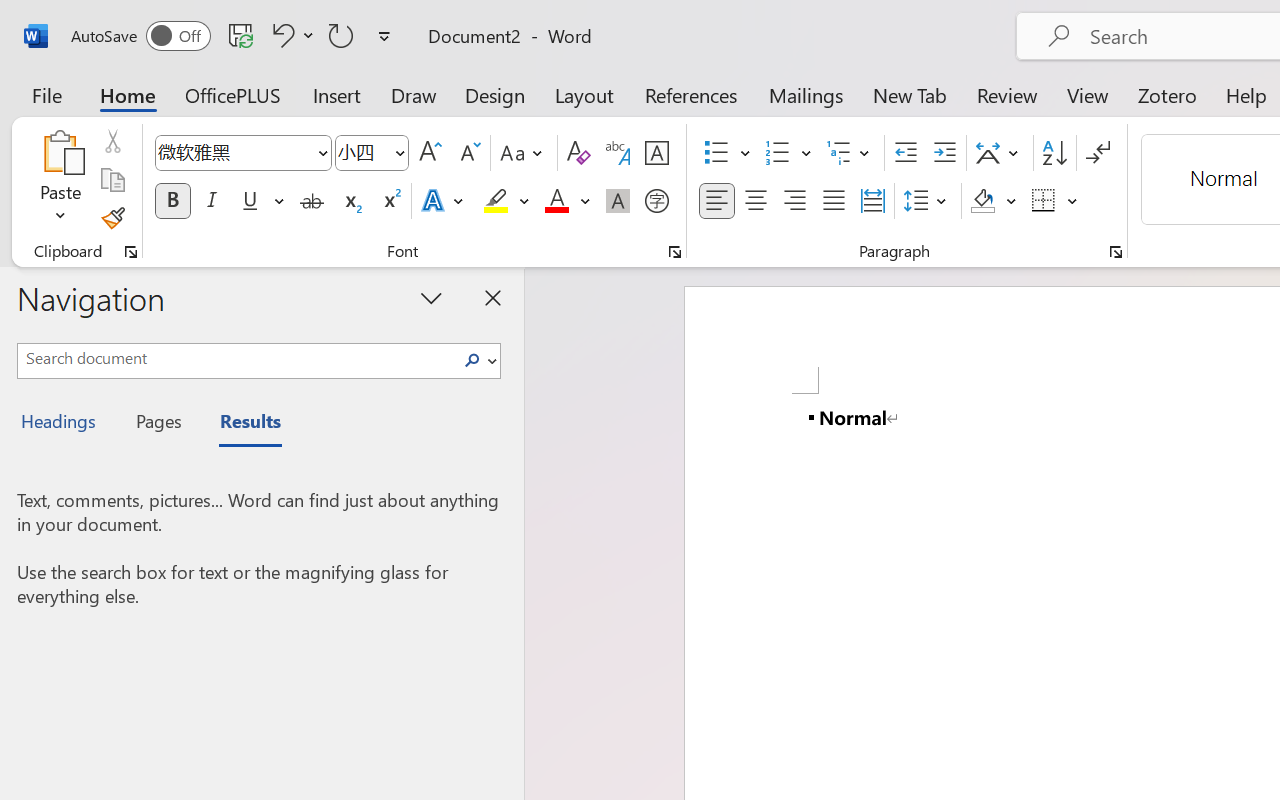  What do you see at coordinates (279, 34) in the screenshot?
I see `'Undo <ApplyStyleToDoc>b__0'` at bounding box center [279, 34].